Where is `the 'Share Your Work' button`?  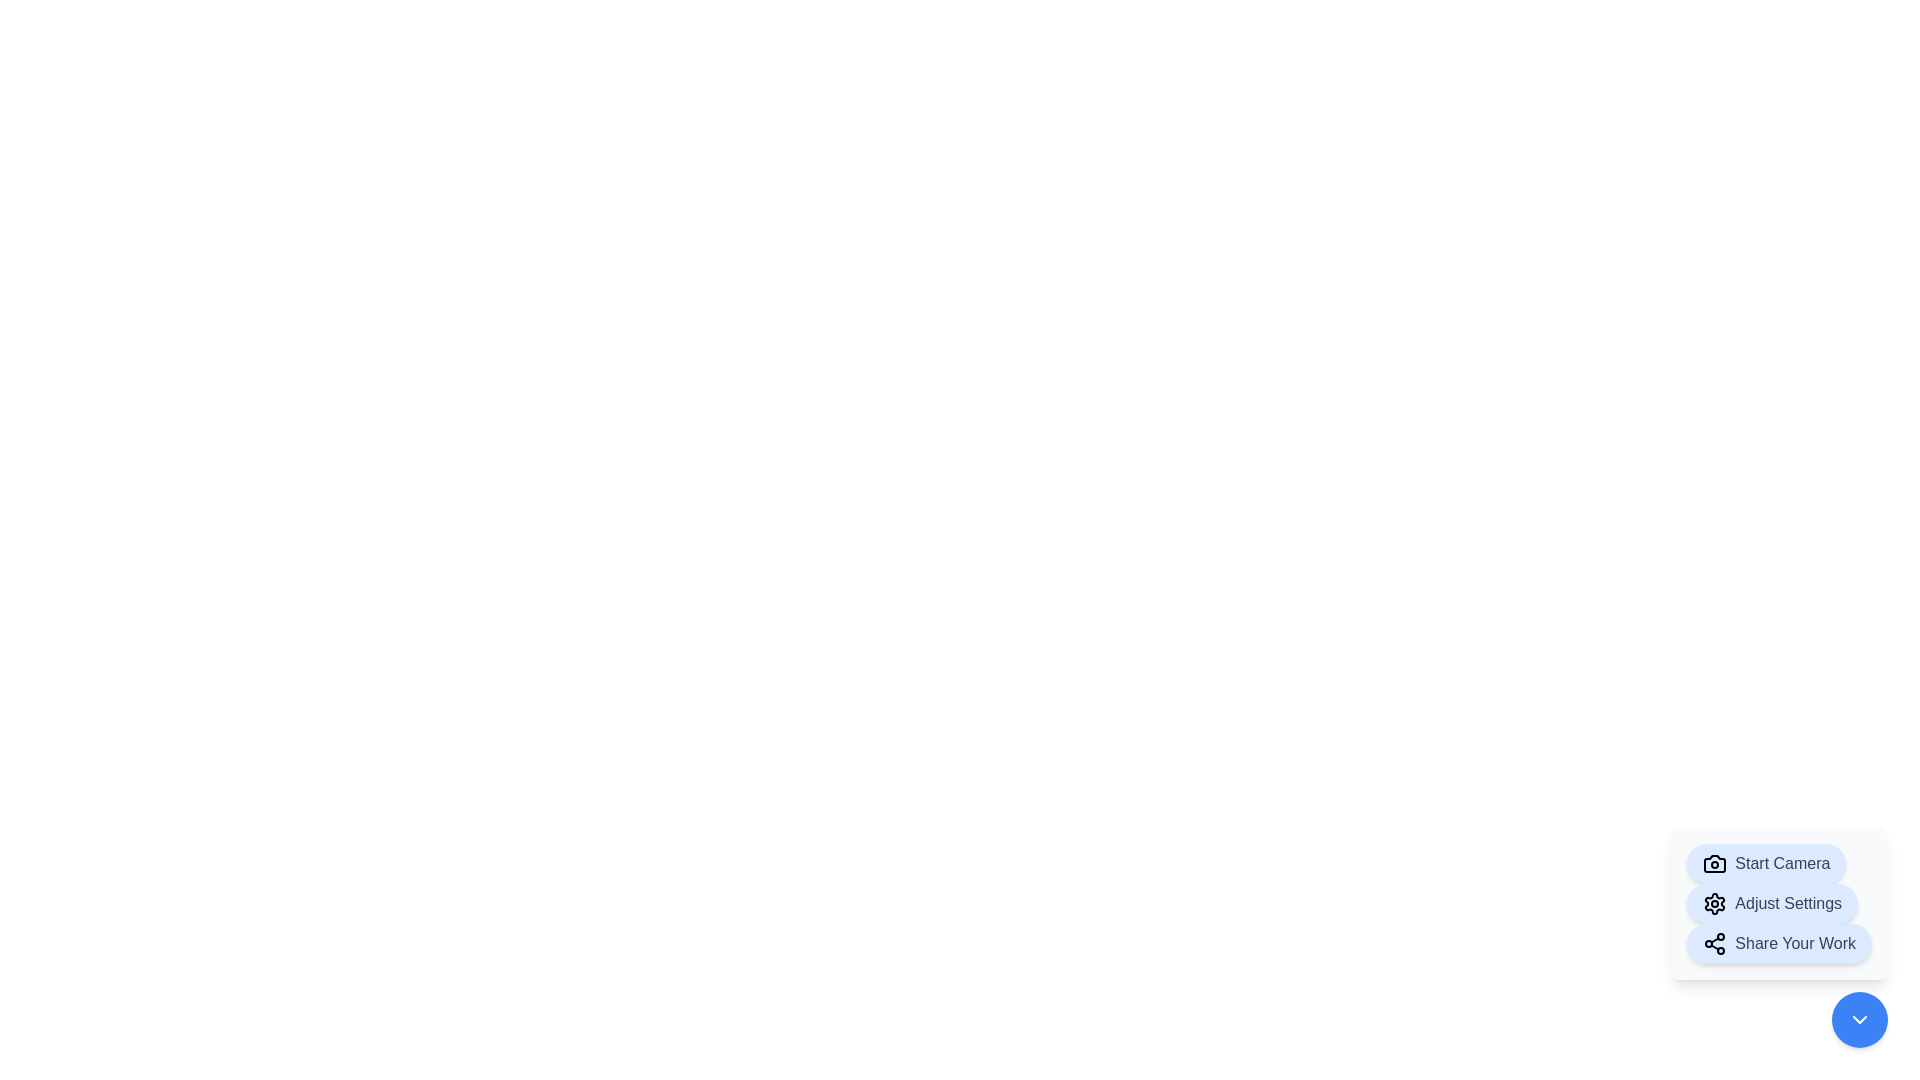 the 'Share Your Work' button is located at coordinates (1779, 944).